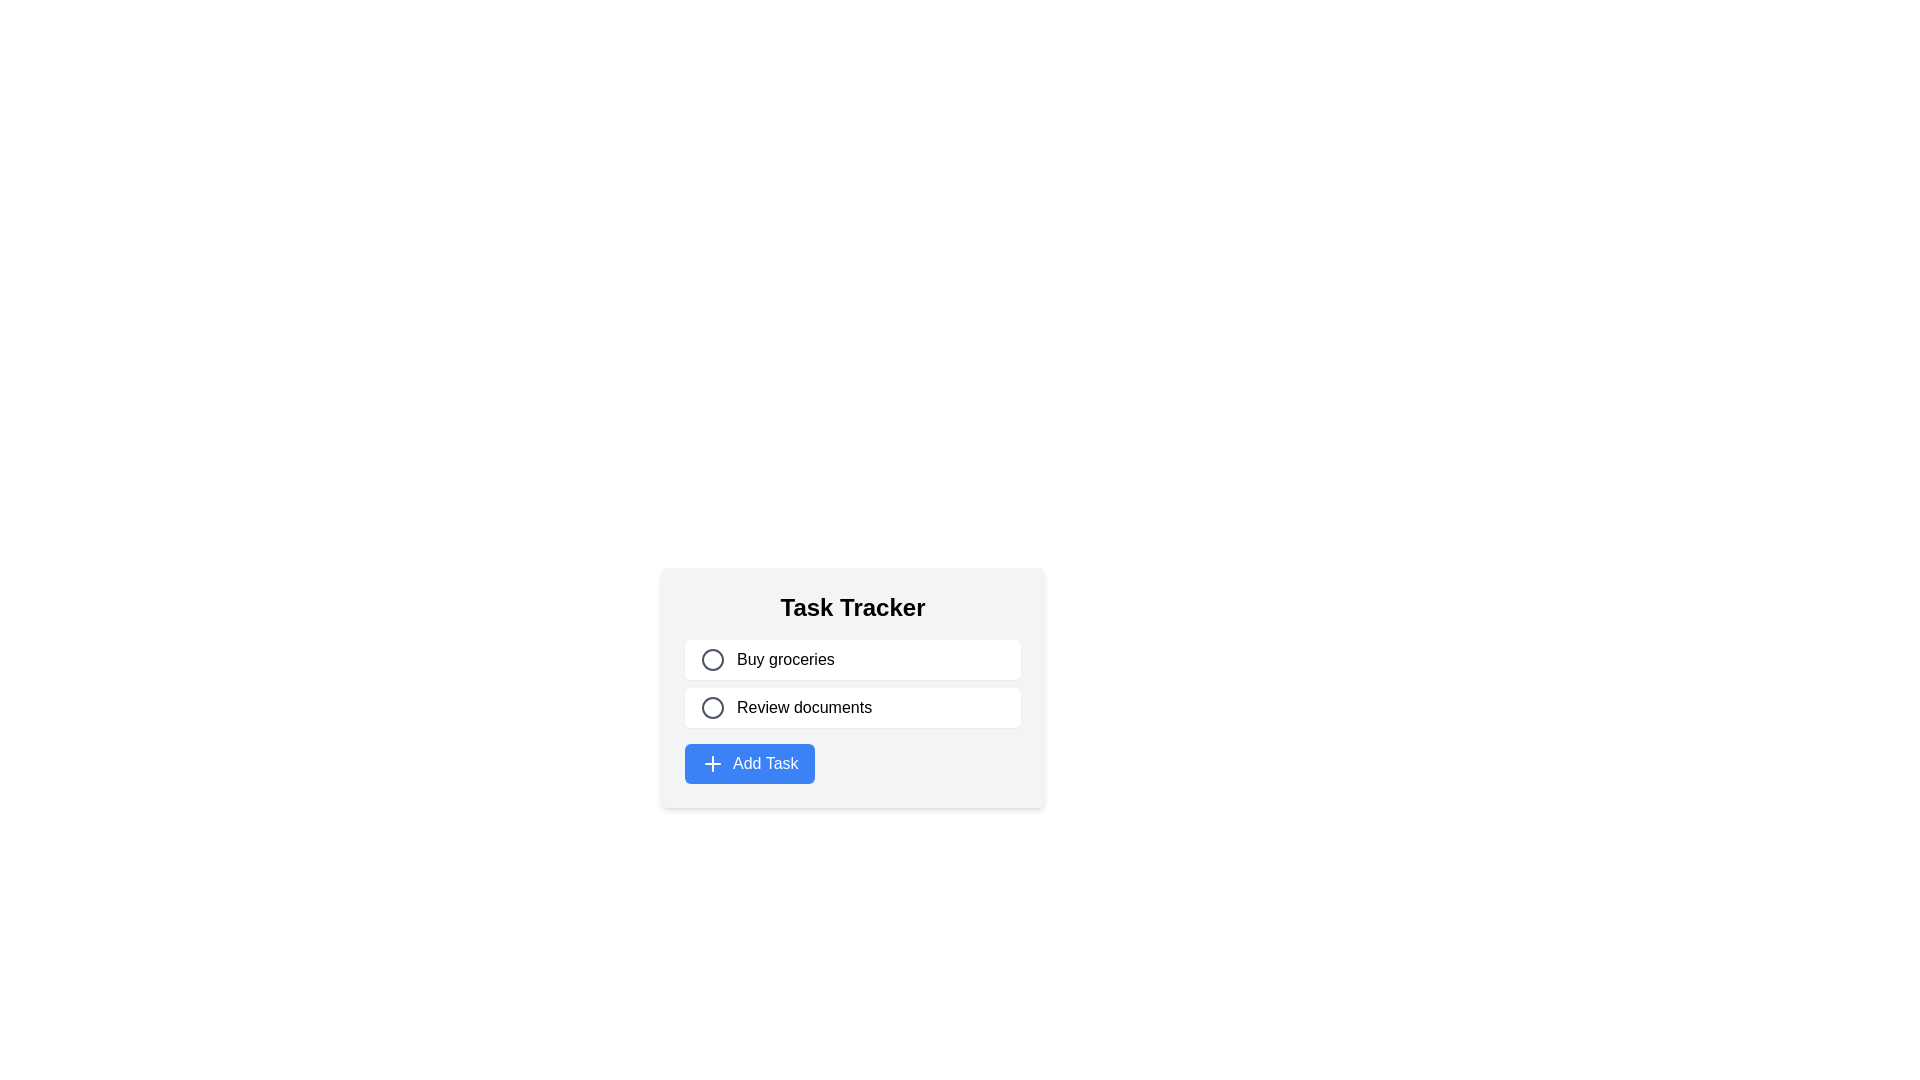 The image size is (1920, 1080). What do you see at coordinates (853, 607) in the screenshot?
I see `the heading element displaying 'Task Tracker' which is prominently styled with a large, bold font at the top of a card-like section` at bounding box center [853, 607].